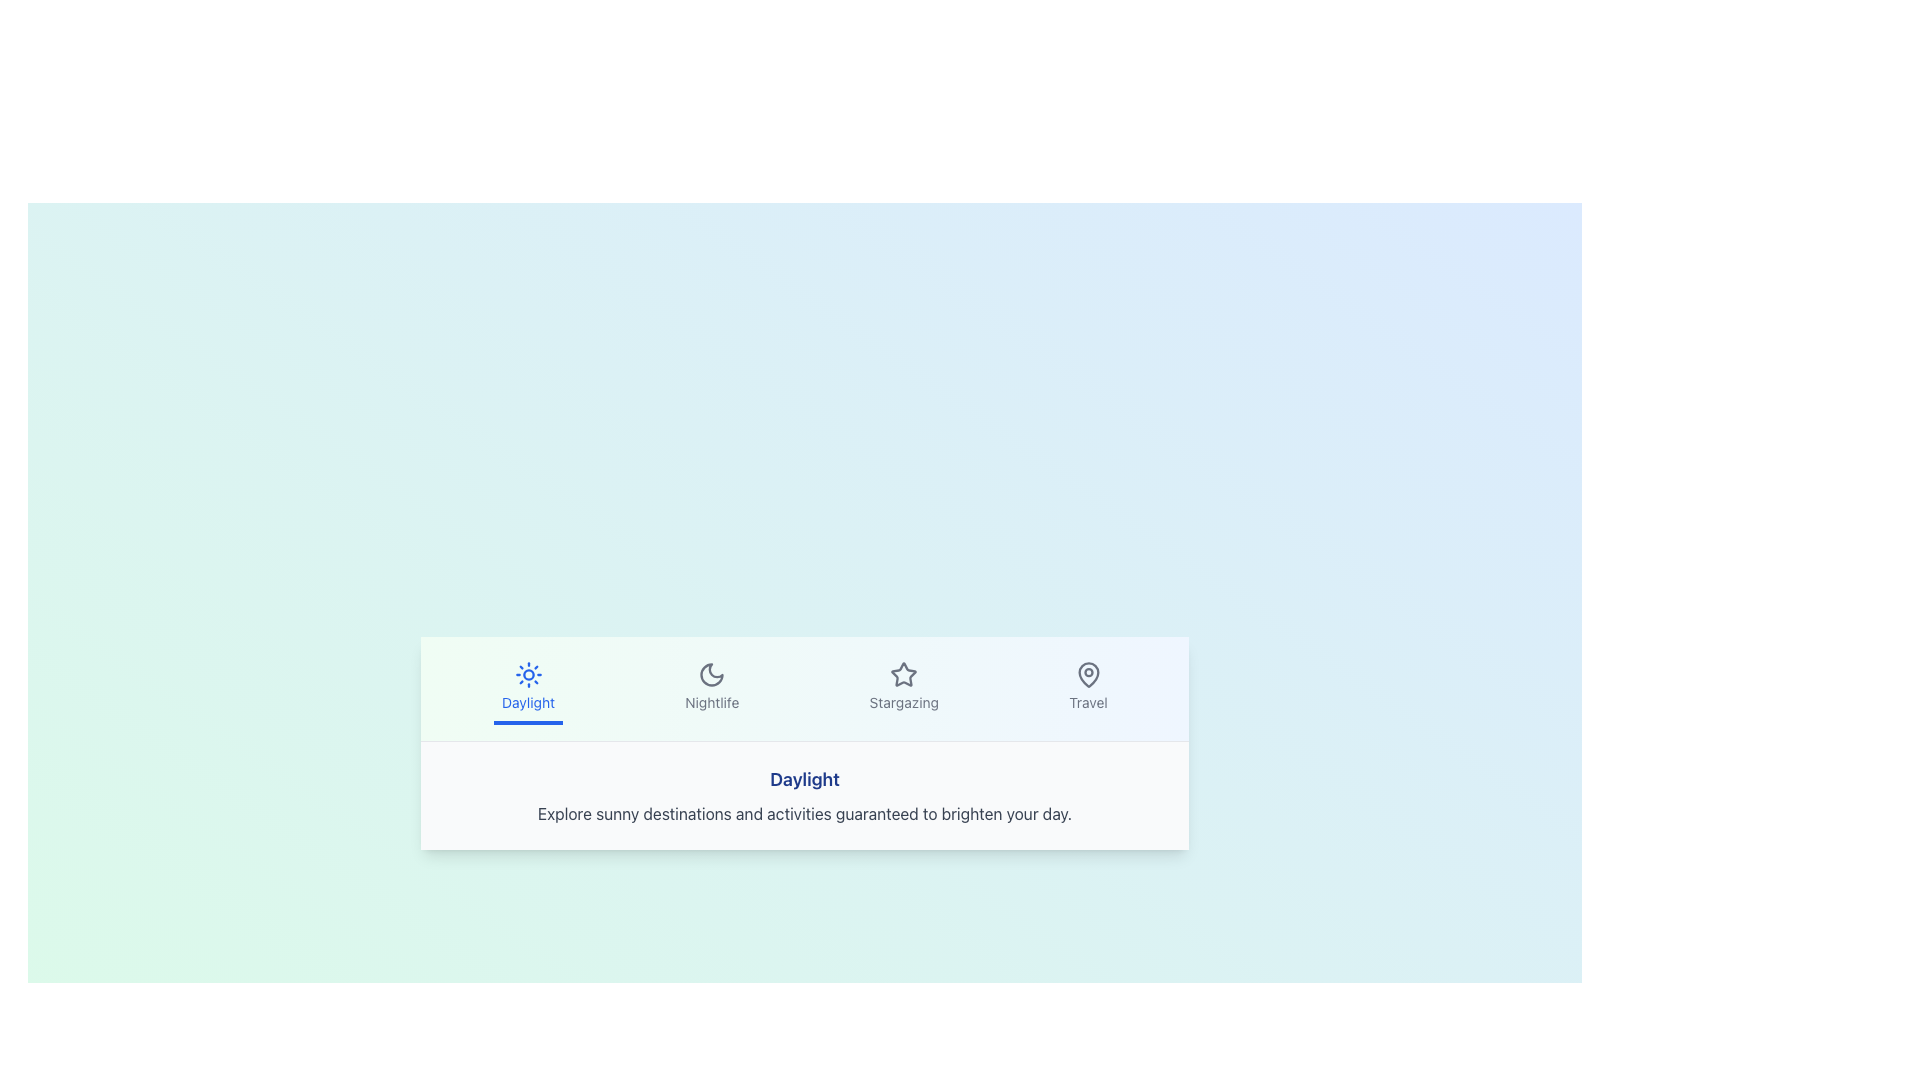  Describe the element at coordinates (711, 686) in the screenshot. I see `the second button in the sequence` at that location.